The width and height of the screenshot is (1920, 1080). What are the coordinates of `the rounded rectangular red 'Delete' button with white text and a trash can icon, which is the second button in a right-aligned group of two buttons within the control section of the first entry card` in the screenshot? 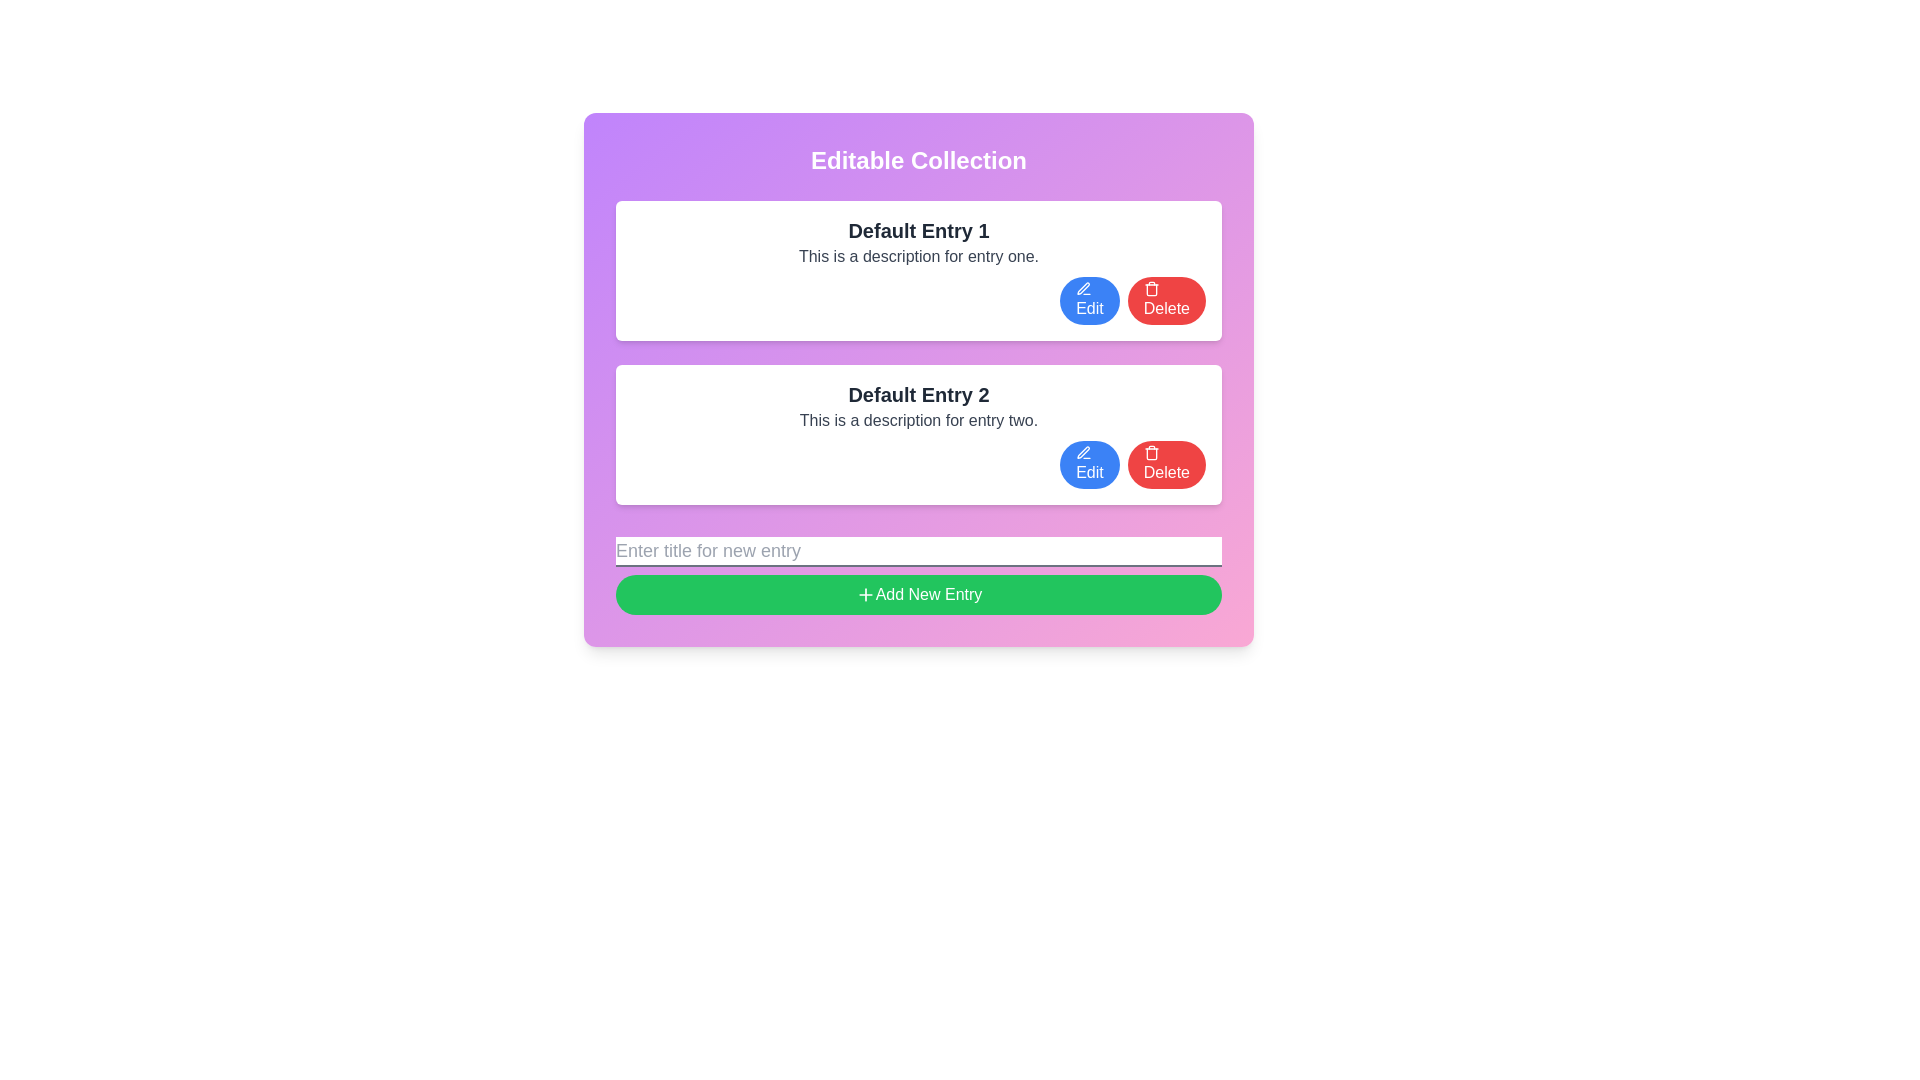 It's located at (1166, 300).